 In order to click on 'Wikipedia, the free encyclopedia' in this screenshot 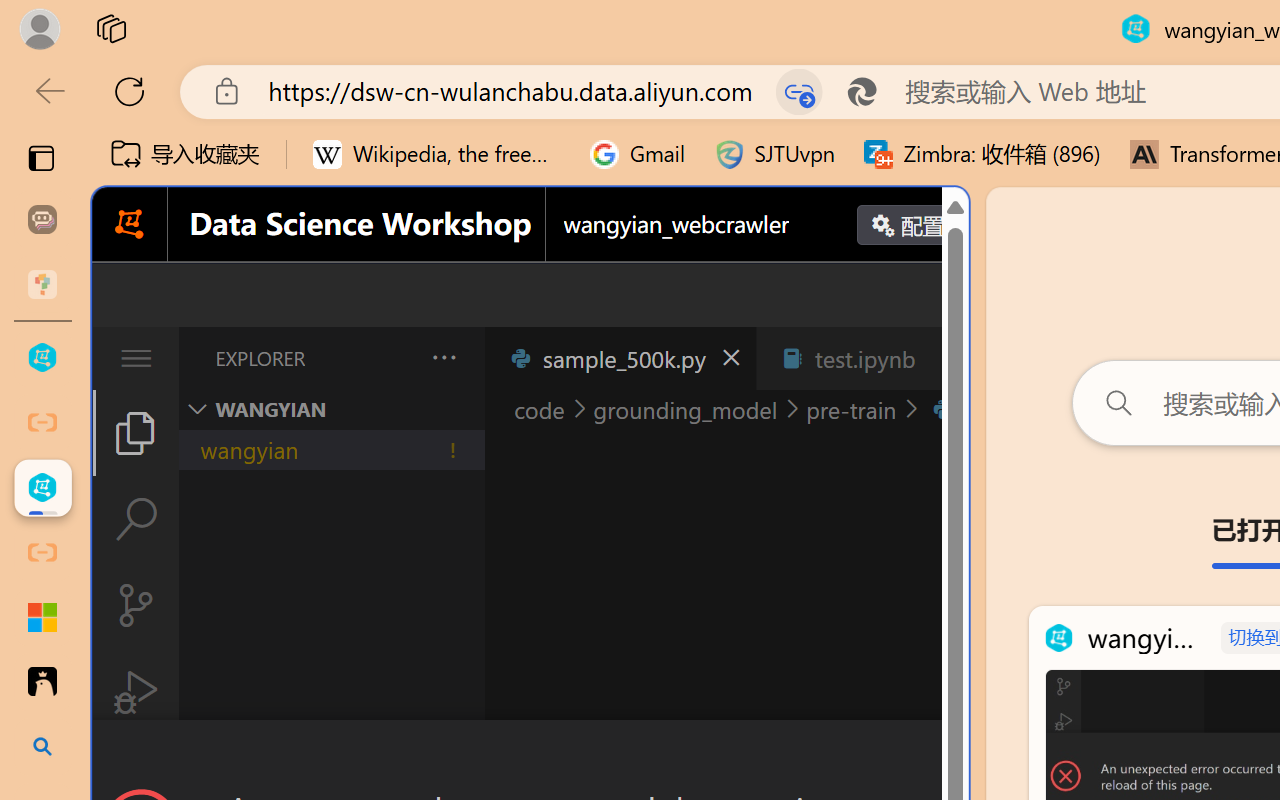, I will do `click(436, 154)`.